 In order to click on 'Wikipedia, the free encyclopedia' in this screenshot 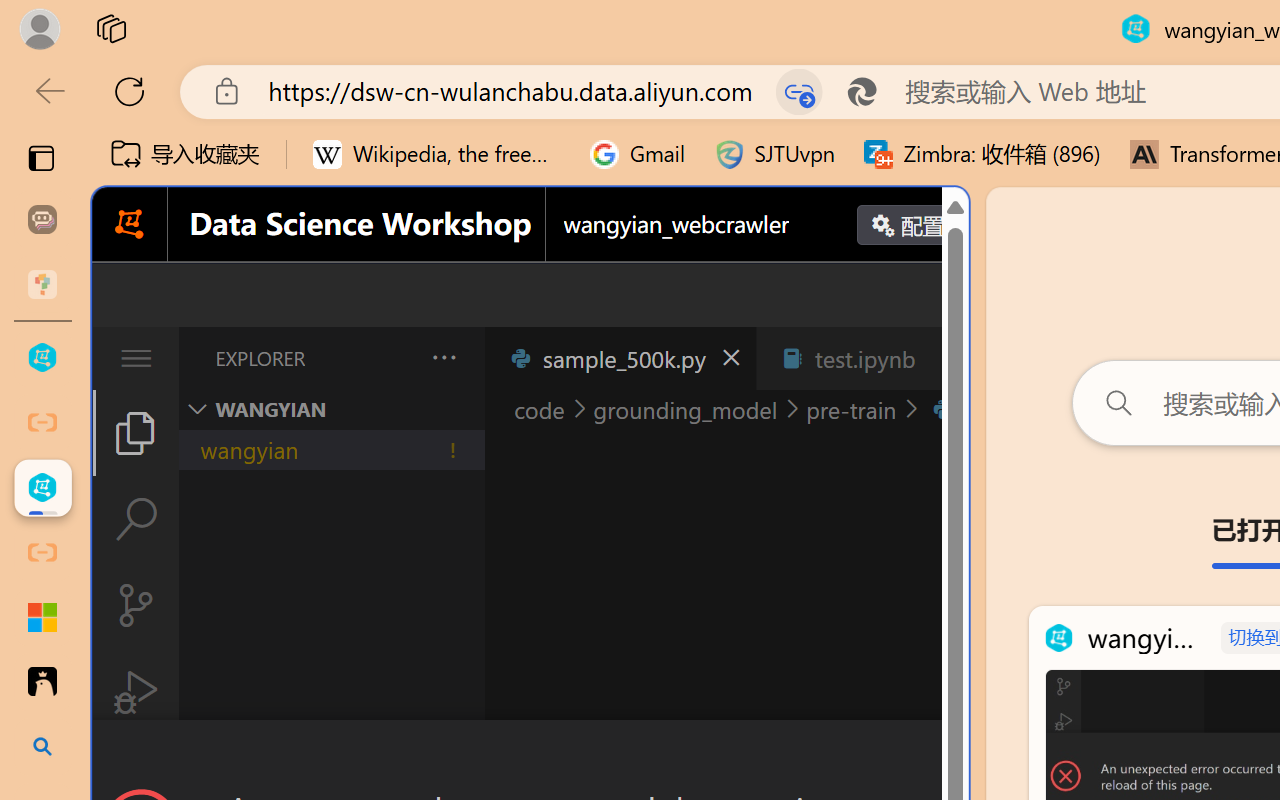, I will do `click(436, 154)`.